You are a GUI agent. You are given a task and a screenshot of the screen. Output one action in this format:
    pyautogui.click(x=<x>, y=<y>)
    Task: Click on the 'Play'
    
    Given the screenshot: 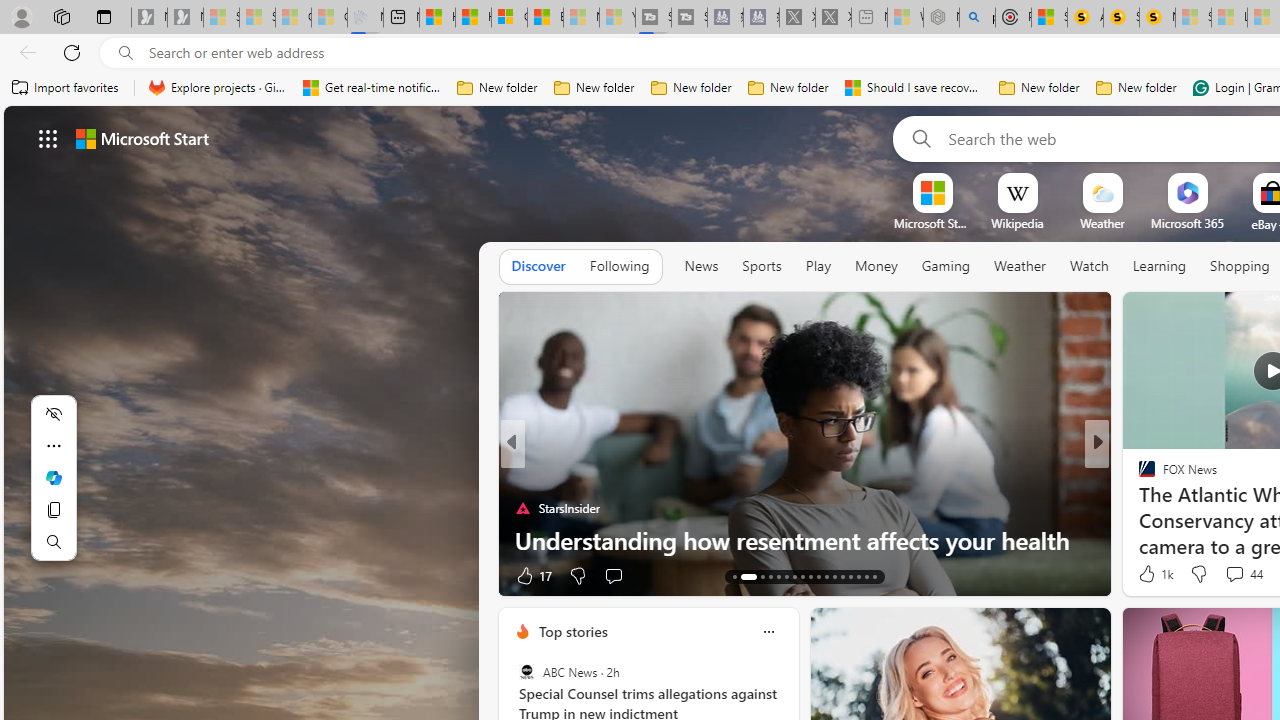 What is the action you would take?
    pyautogui.click(x=817, y=265)
    